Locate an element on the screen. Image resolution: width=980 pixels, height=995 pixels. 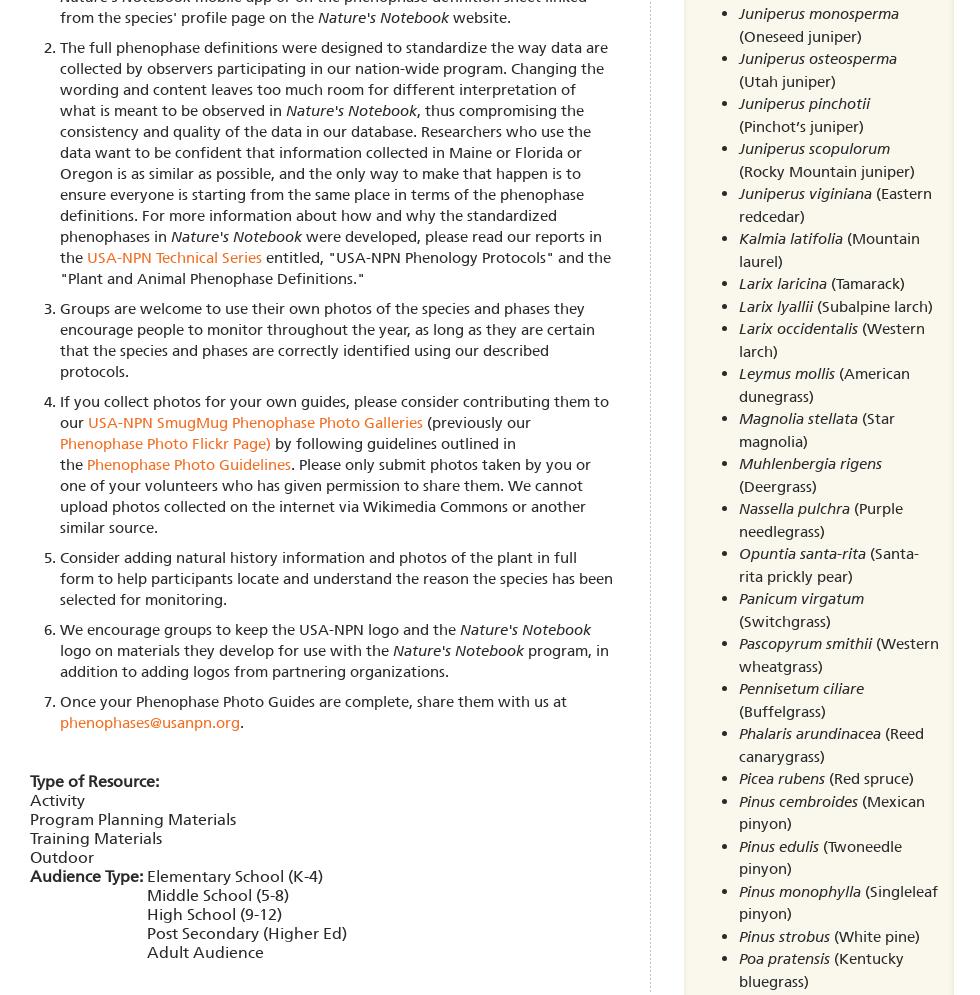
'Audience Type:' is located at coordinates (29, 875).